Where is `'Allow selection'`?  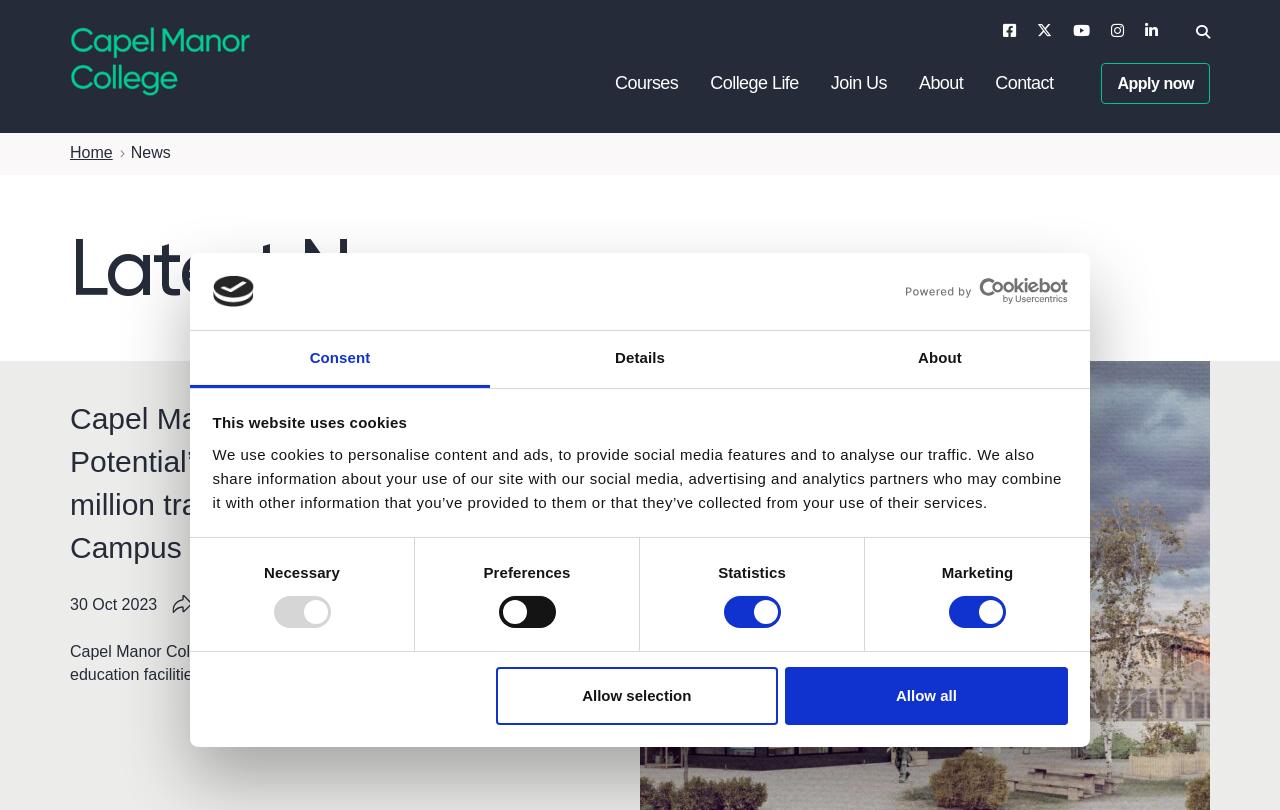
'Allow selection' is located at coordinates (635, 693).